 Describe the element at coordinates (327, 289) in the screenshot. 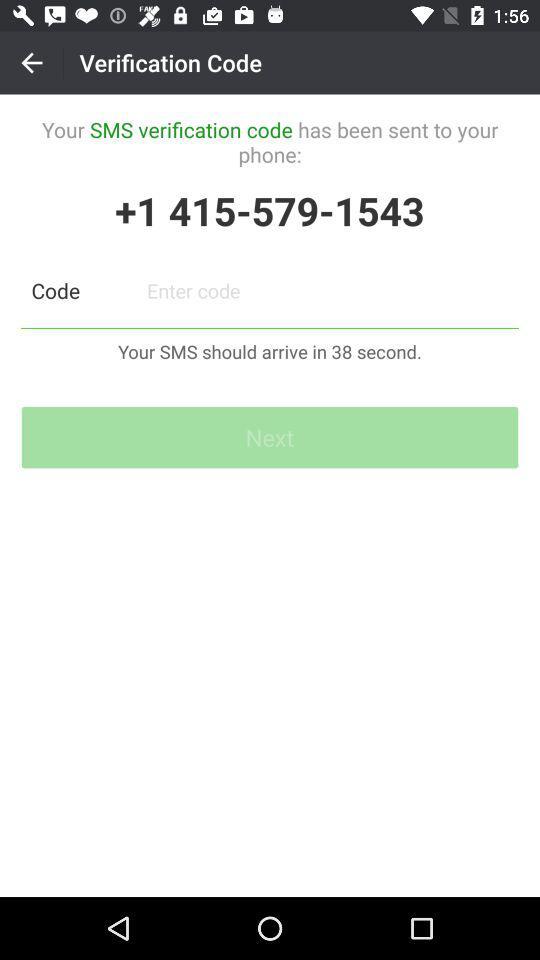

I see `otp option` at that location.